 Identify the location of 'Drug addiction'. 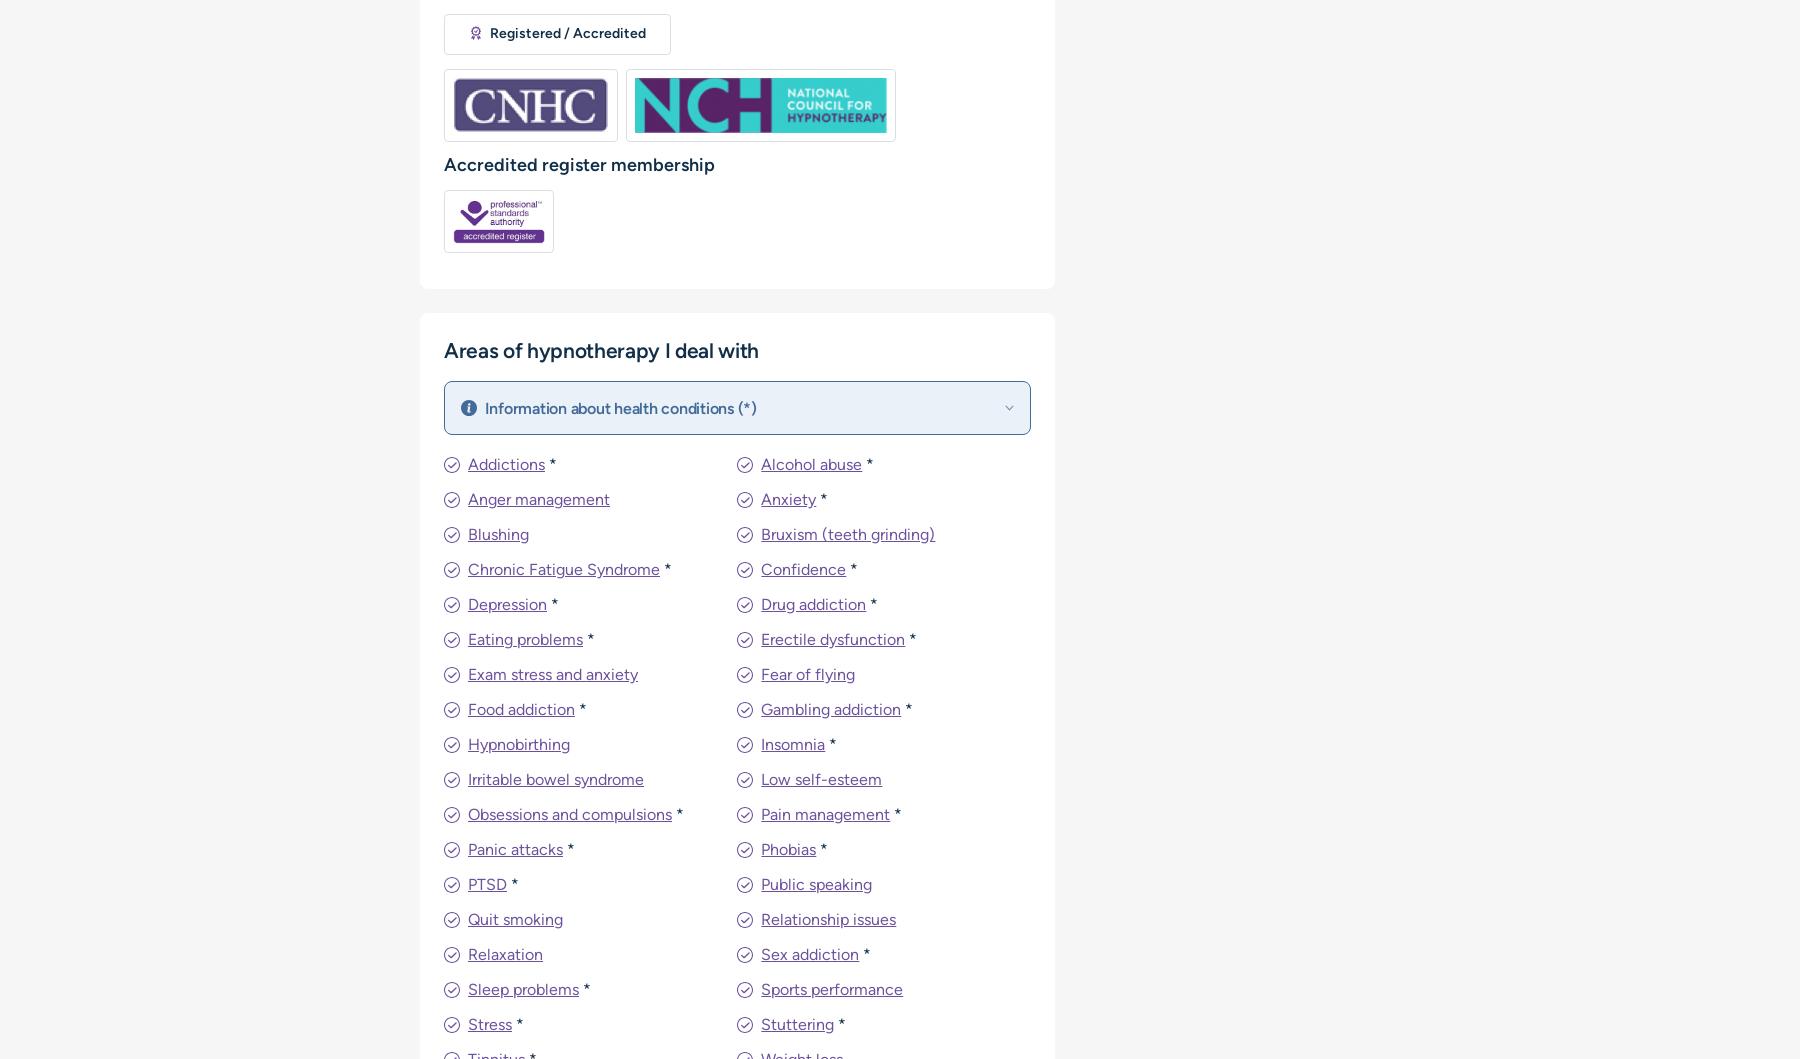
(813, 603).